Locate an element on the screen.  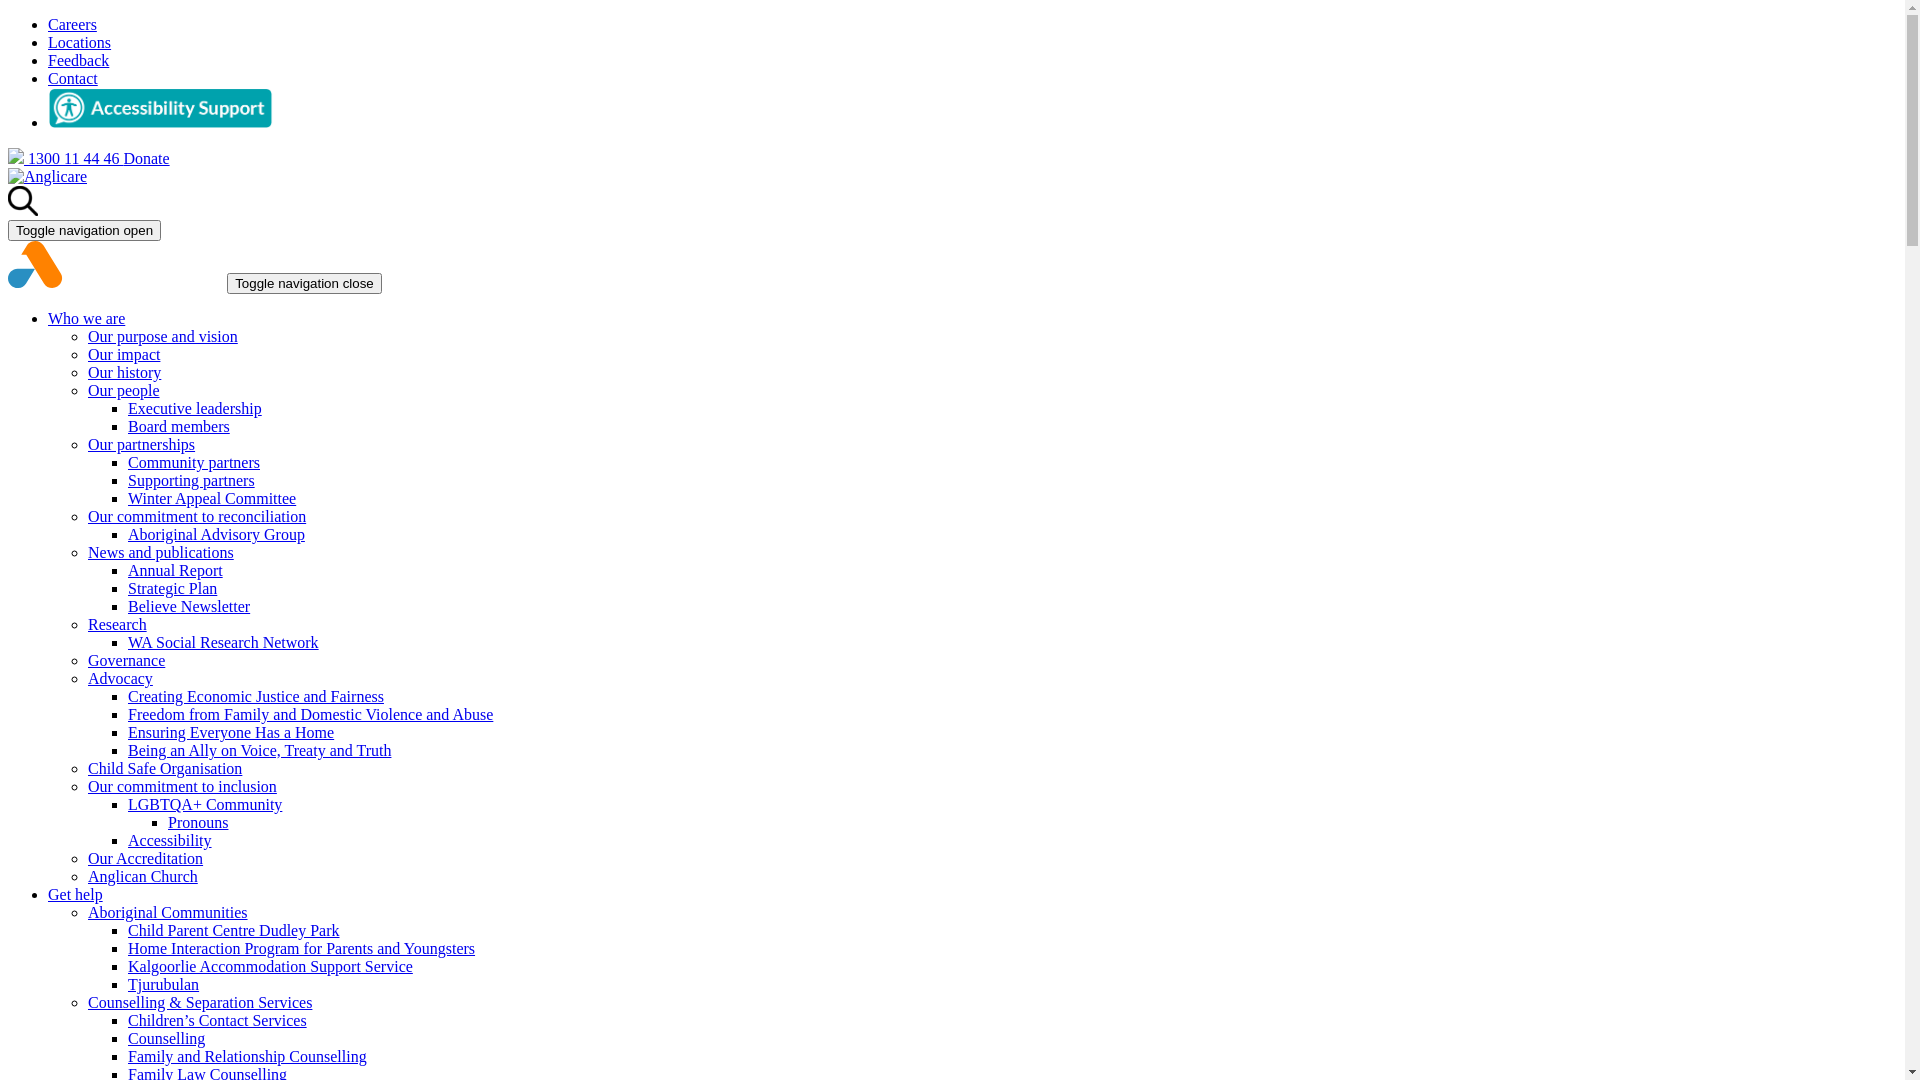
'Home Interaction Program for Parents and Youngsters' is located at coordinates (300, 947).